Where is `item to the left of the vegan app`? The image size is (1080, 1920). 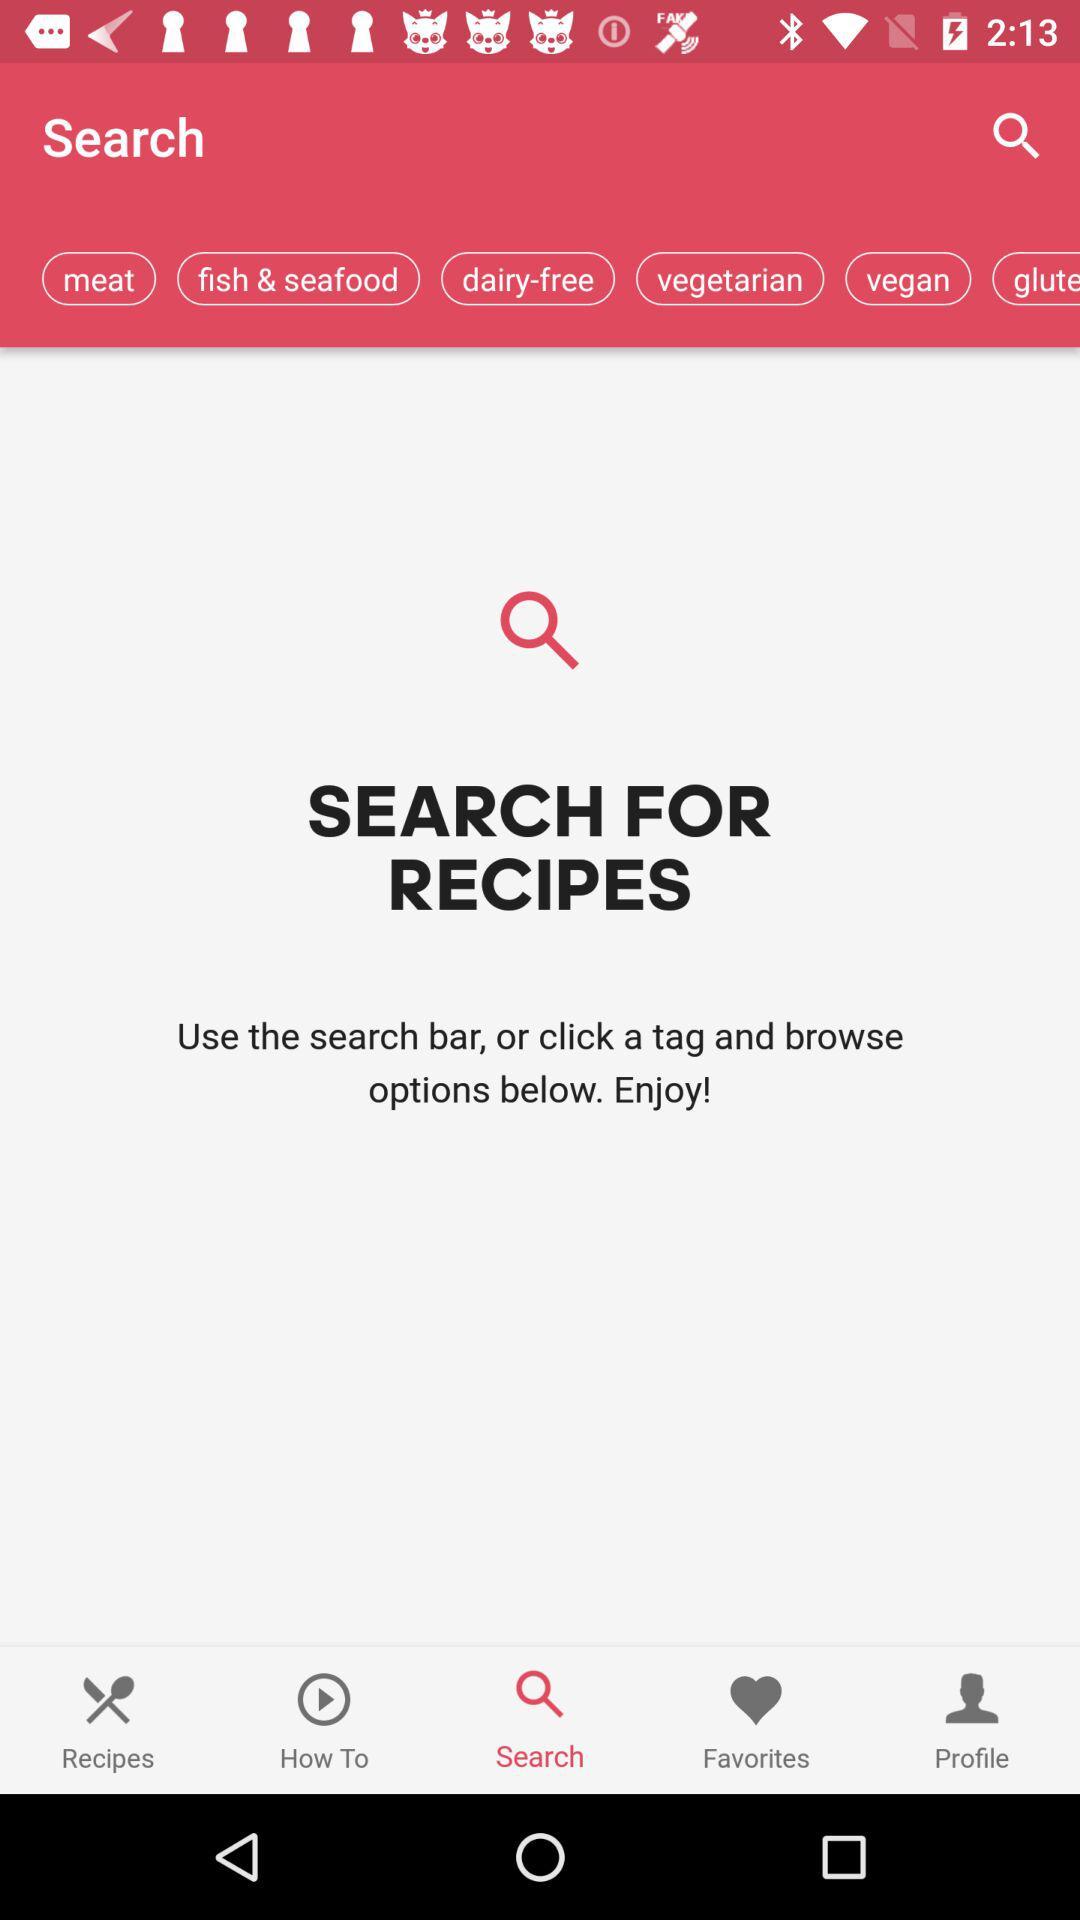
item to the left of the vegan app is located at coordinates (730, 277).